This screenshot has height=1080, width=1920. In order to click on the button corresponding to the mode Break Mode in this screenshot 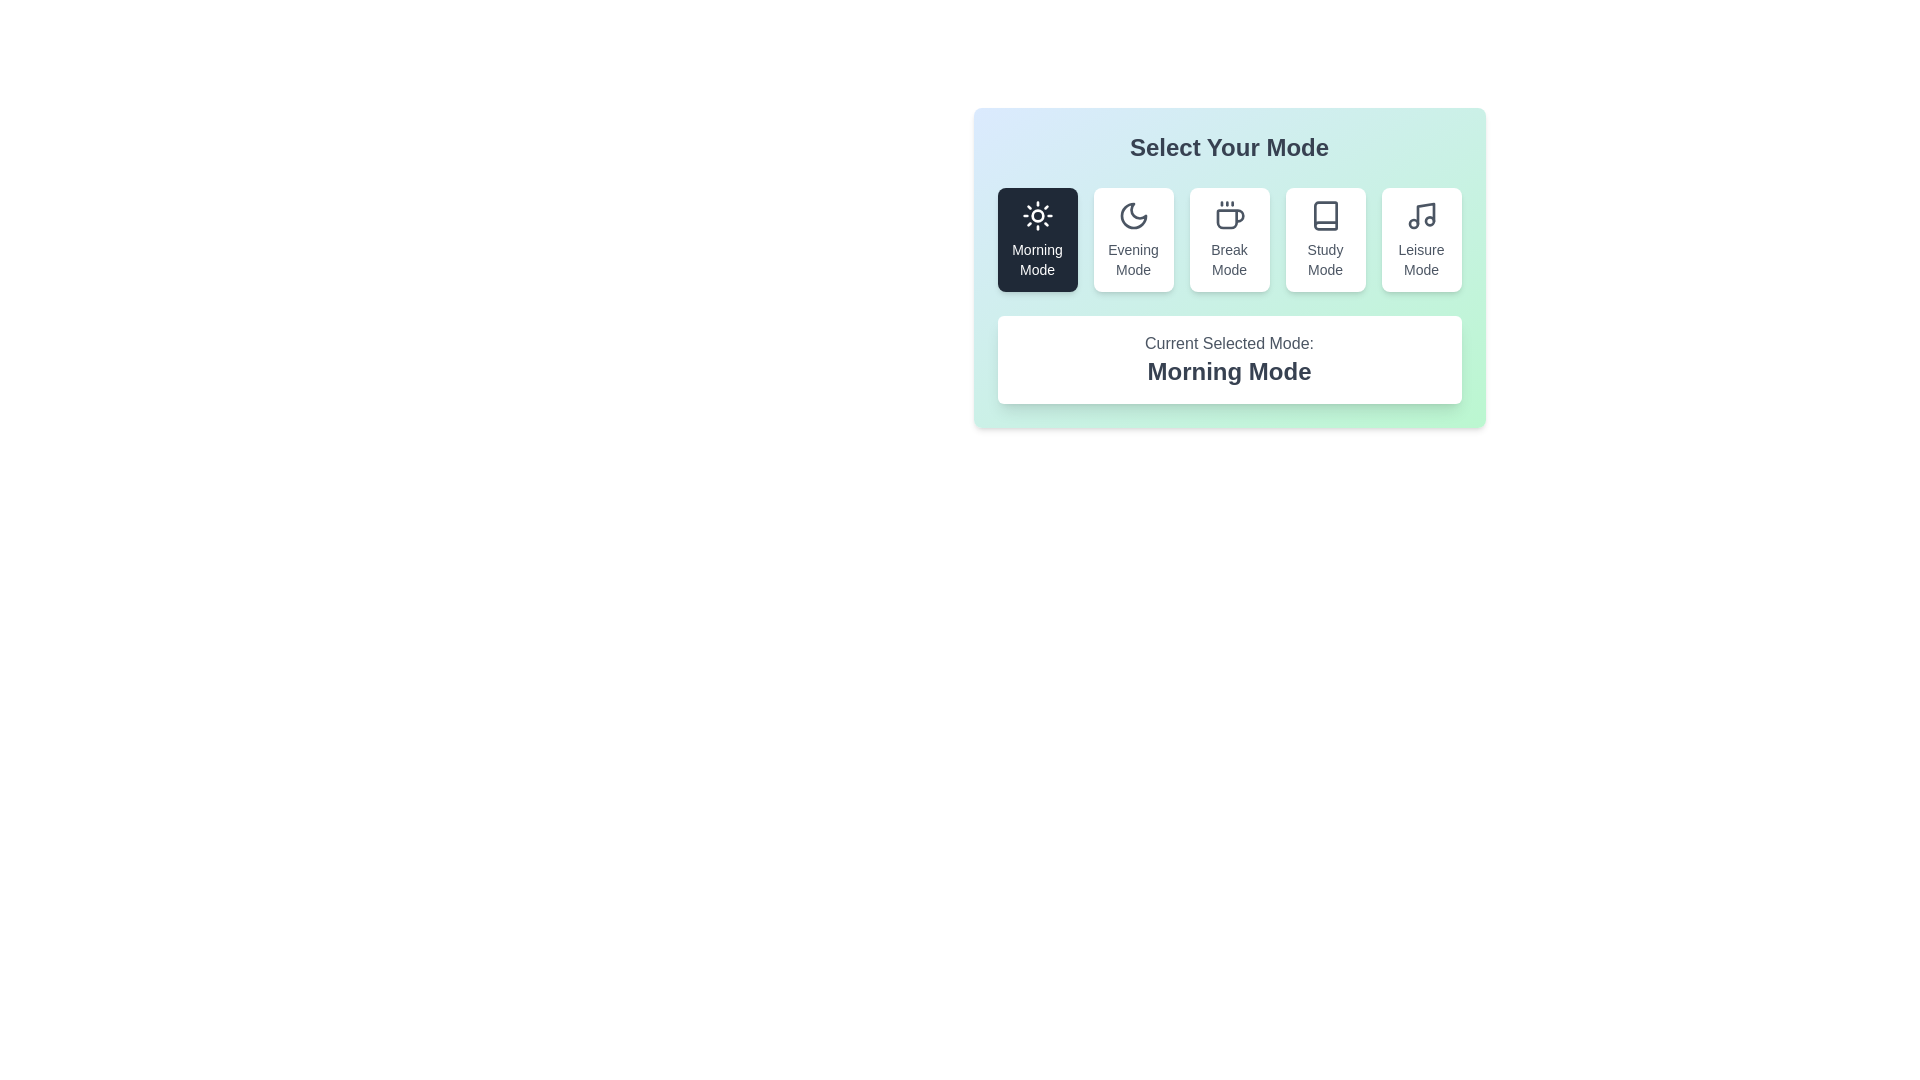, I will do `click(1228, 238)`.